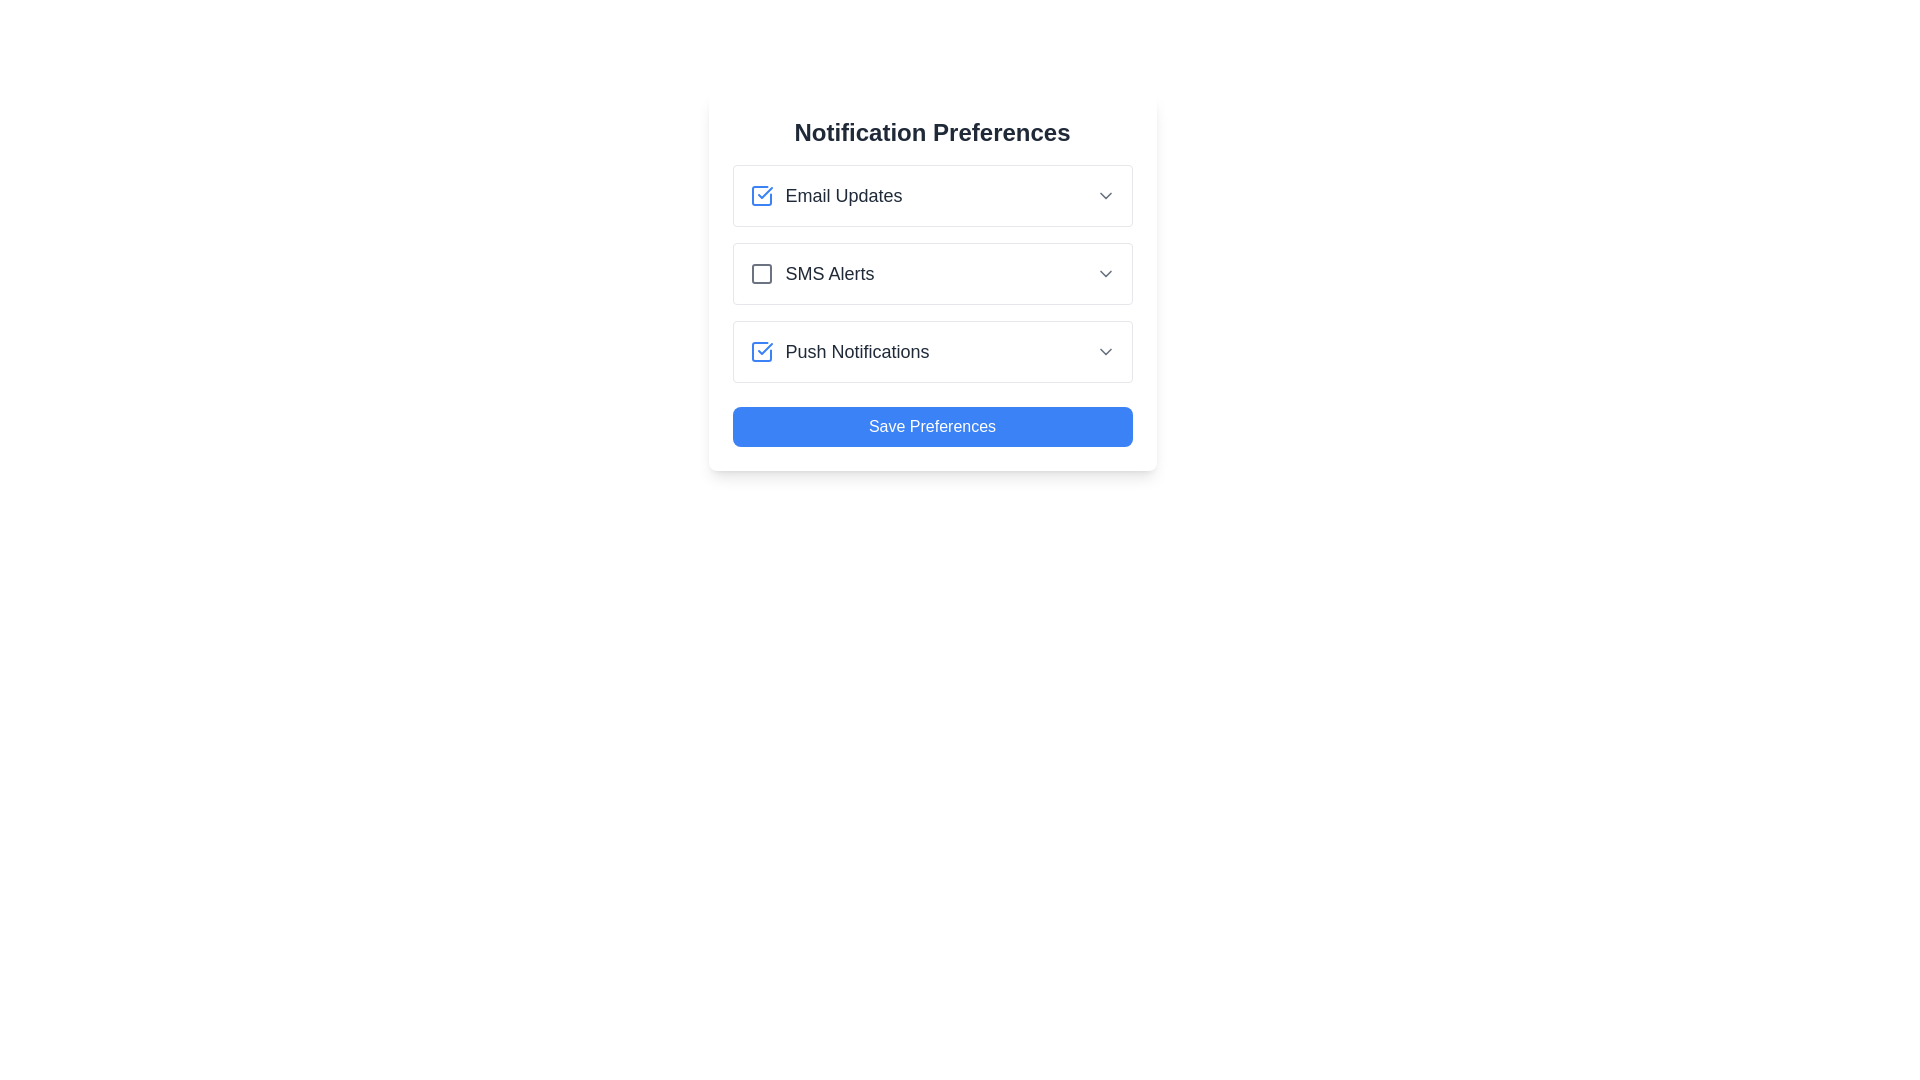  I want to click on the dropdown arrow of the 'Email Updates' list item, so click(931, 196).